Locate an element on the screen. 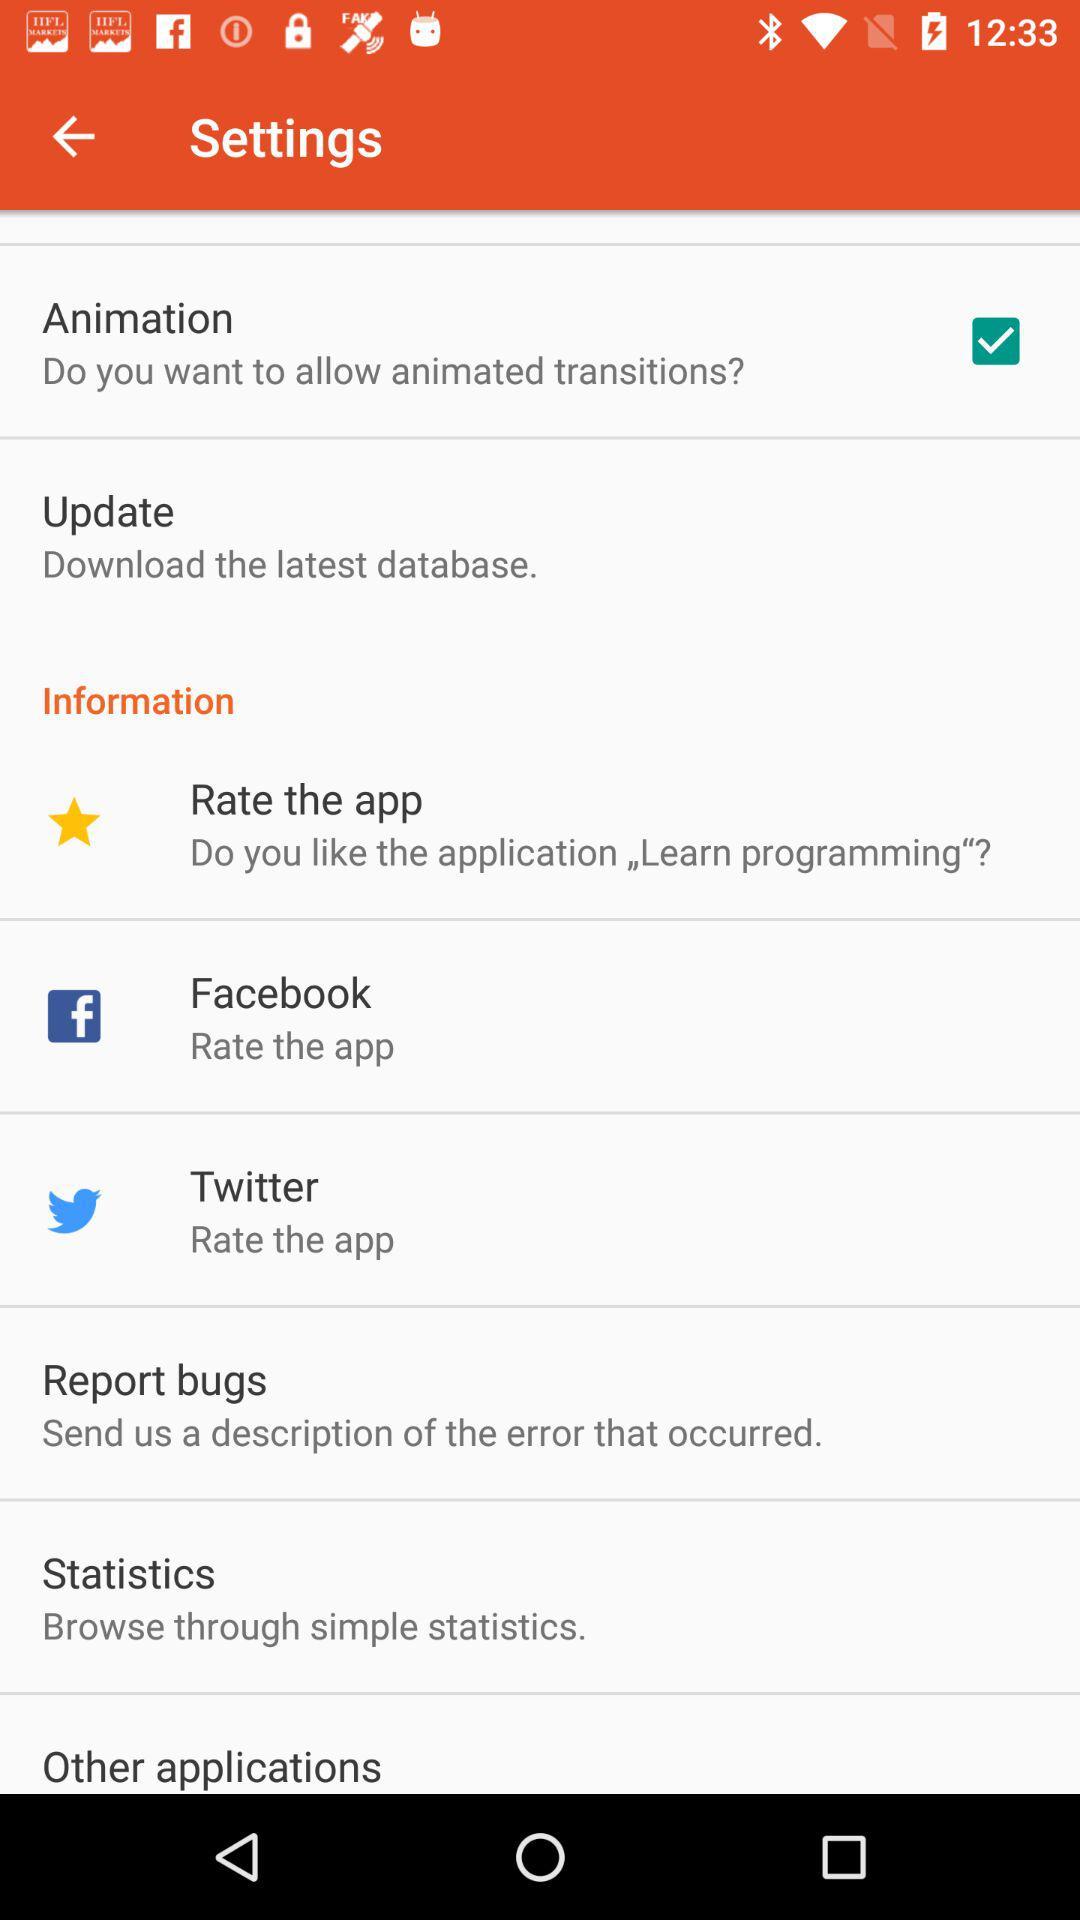 This screenshot has height=1920, width=1080. icon at the top right corner is located at coordinates (995, 341).